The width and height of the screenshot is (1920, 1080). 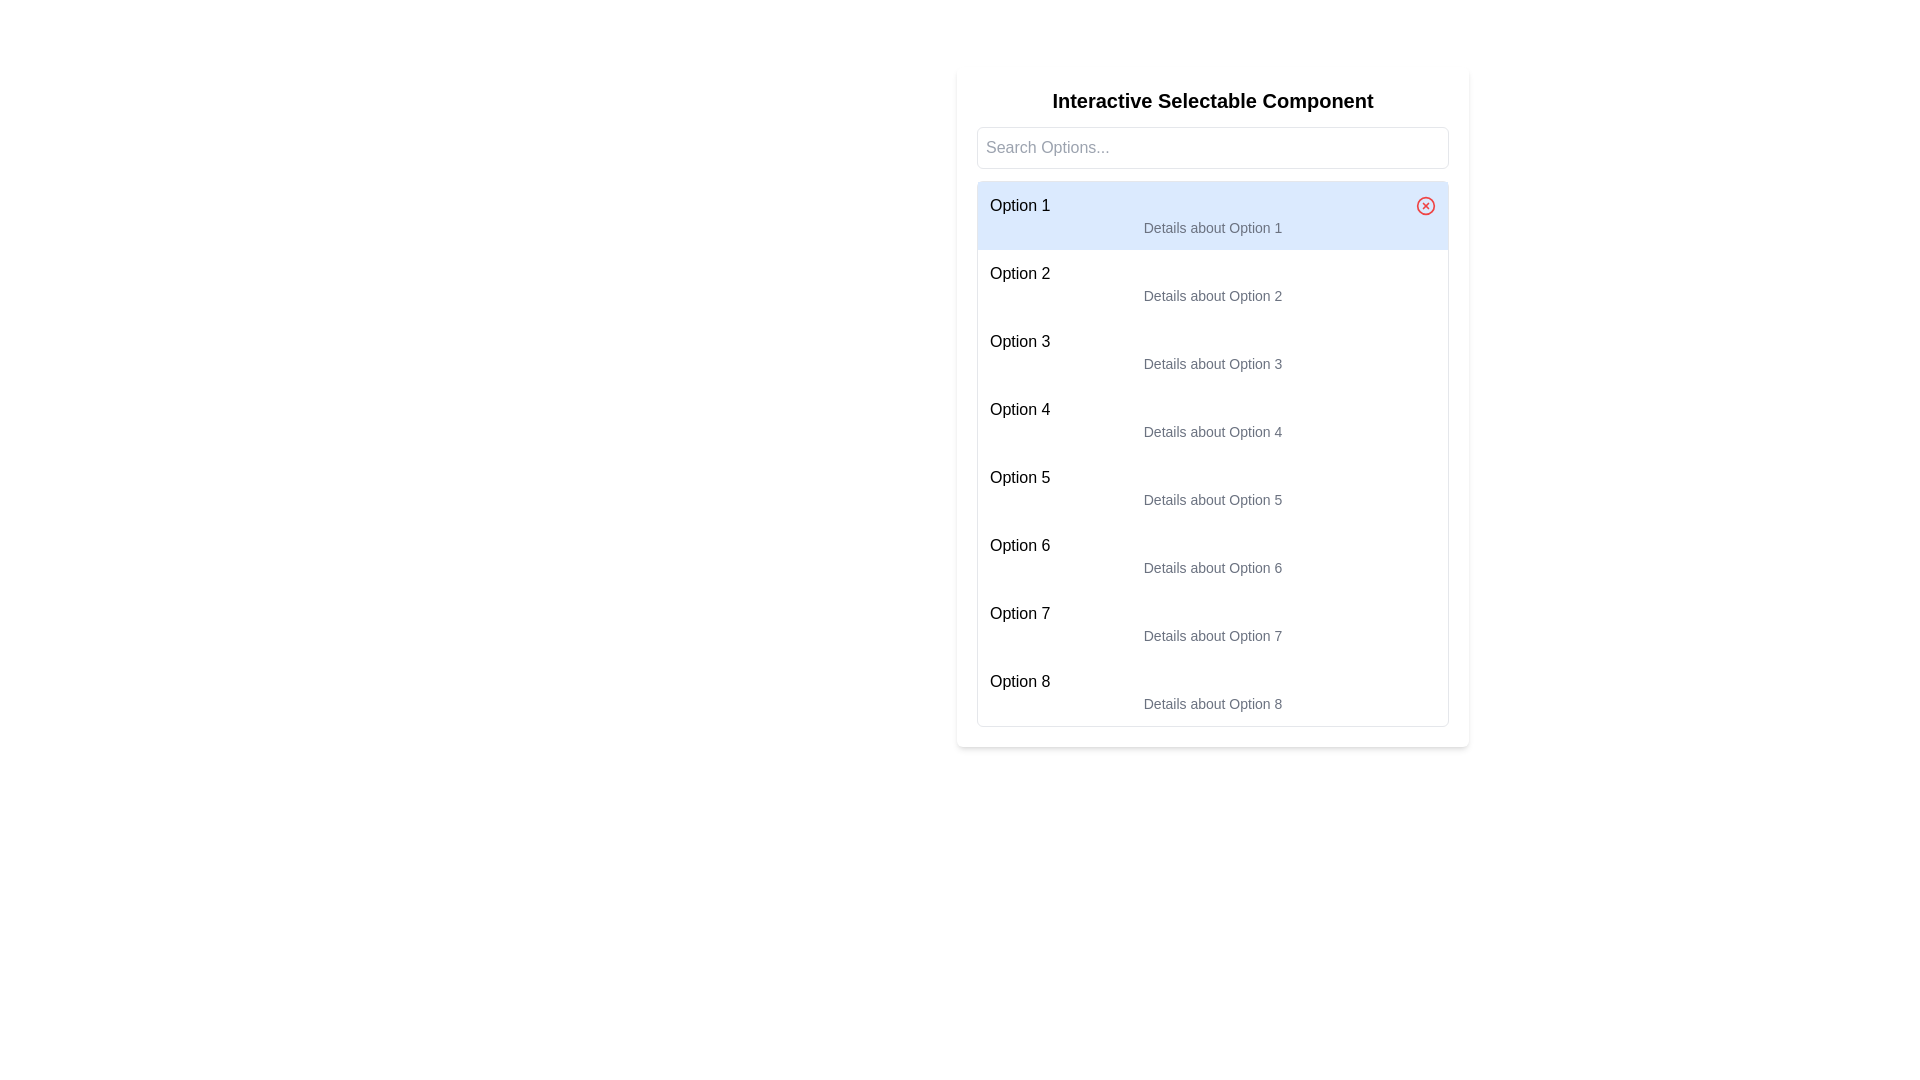 I want to click on the selectable list option displaying 'Option 7', so click(x=1212, y=623).